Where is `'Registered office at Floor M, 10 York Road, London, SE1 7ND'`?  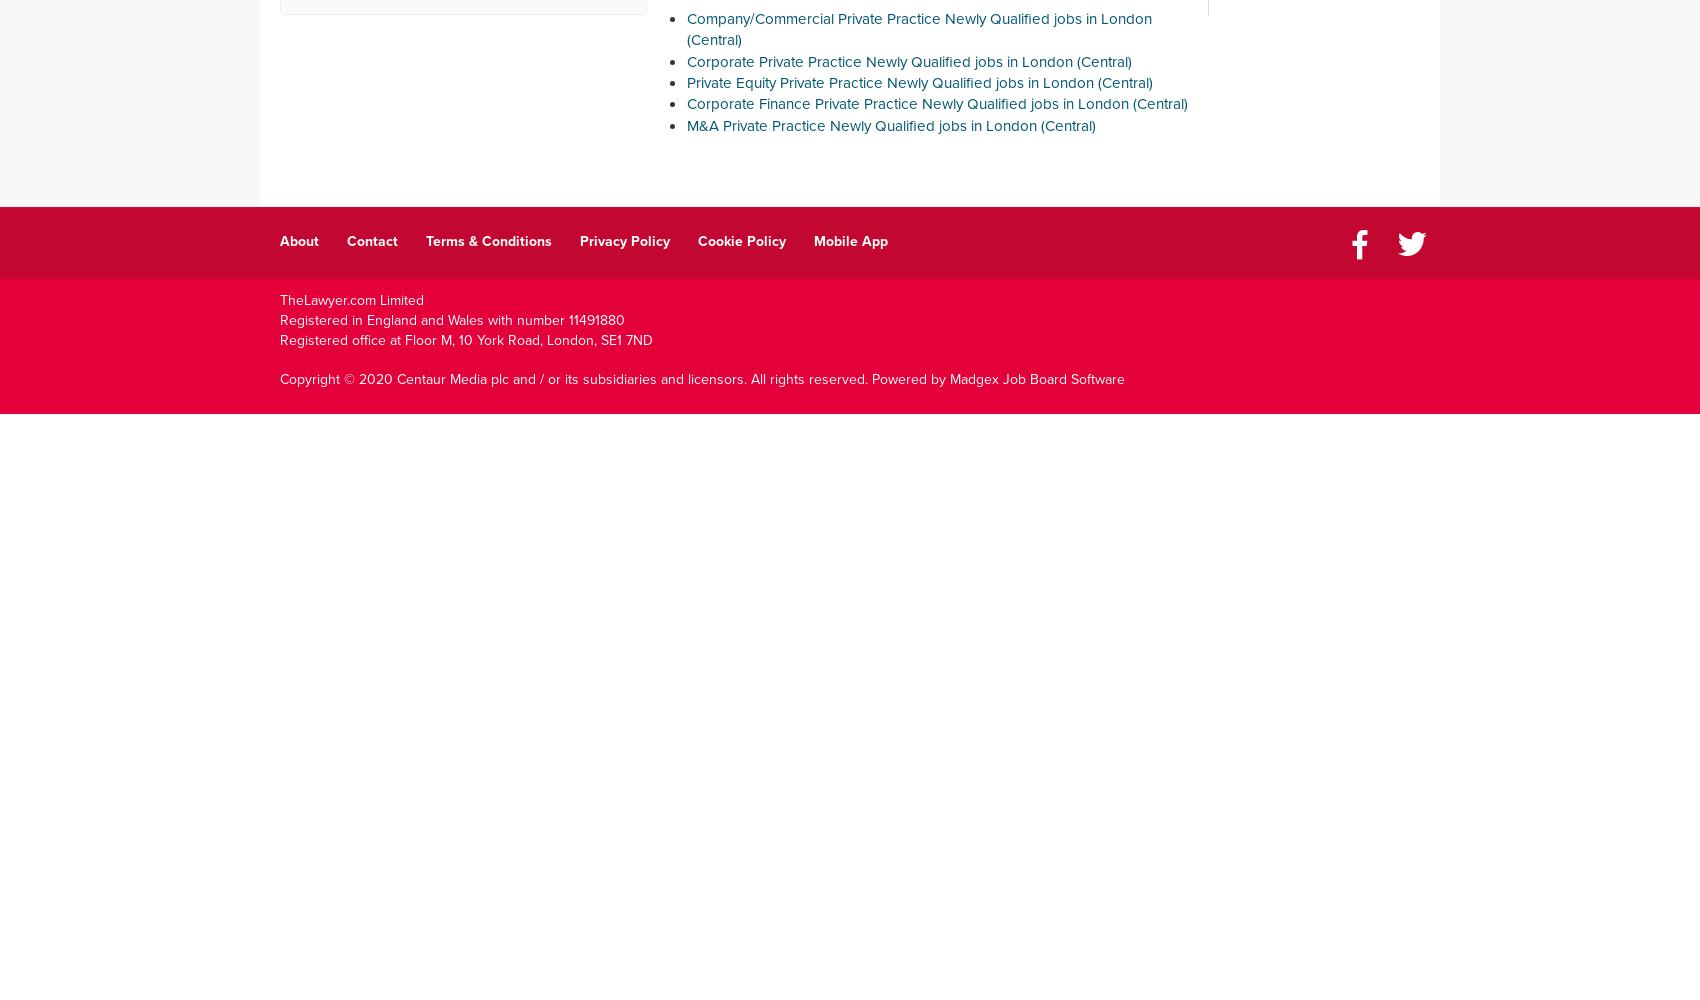
'Registered office at Floor M, 10 York Road, London, SE1 7ND' is located at coordinates (466, 338).